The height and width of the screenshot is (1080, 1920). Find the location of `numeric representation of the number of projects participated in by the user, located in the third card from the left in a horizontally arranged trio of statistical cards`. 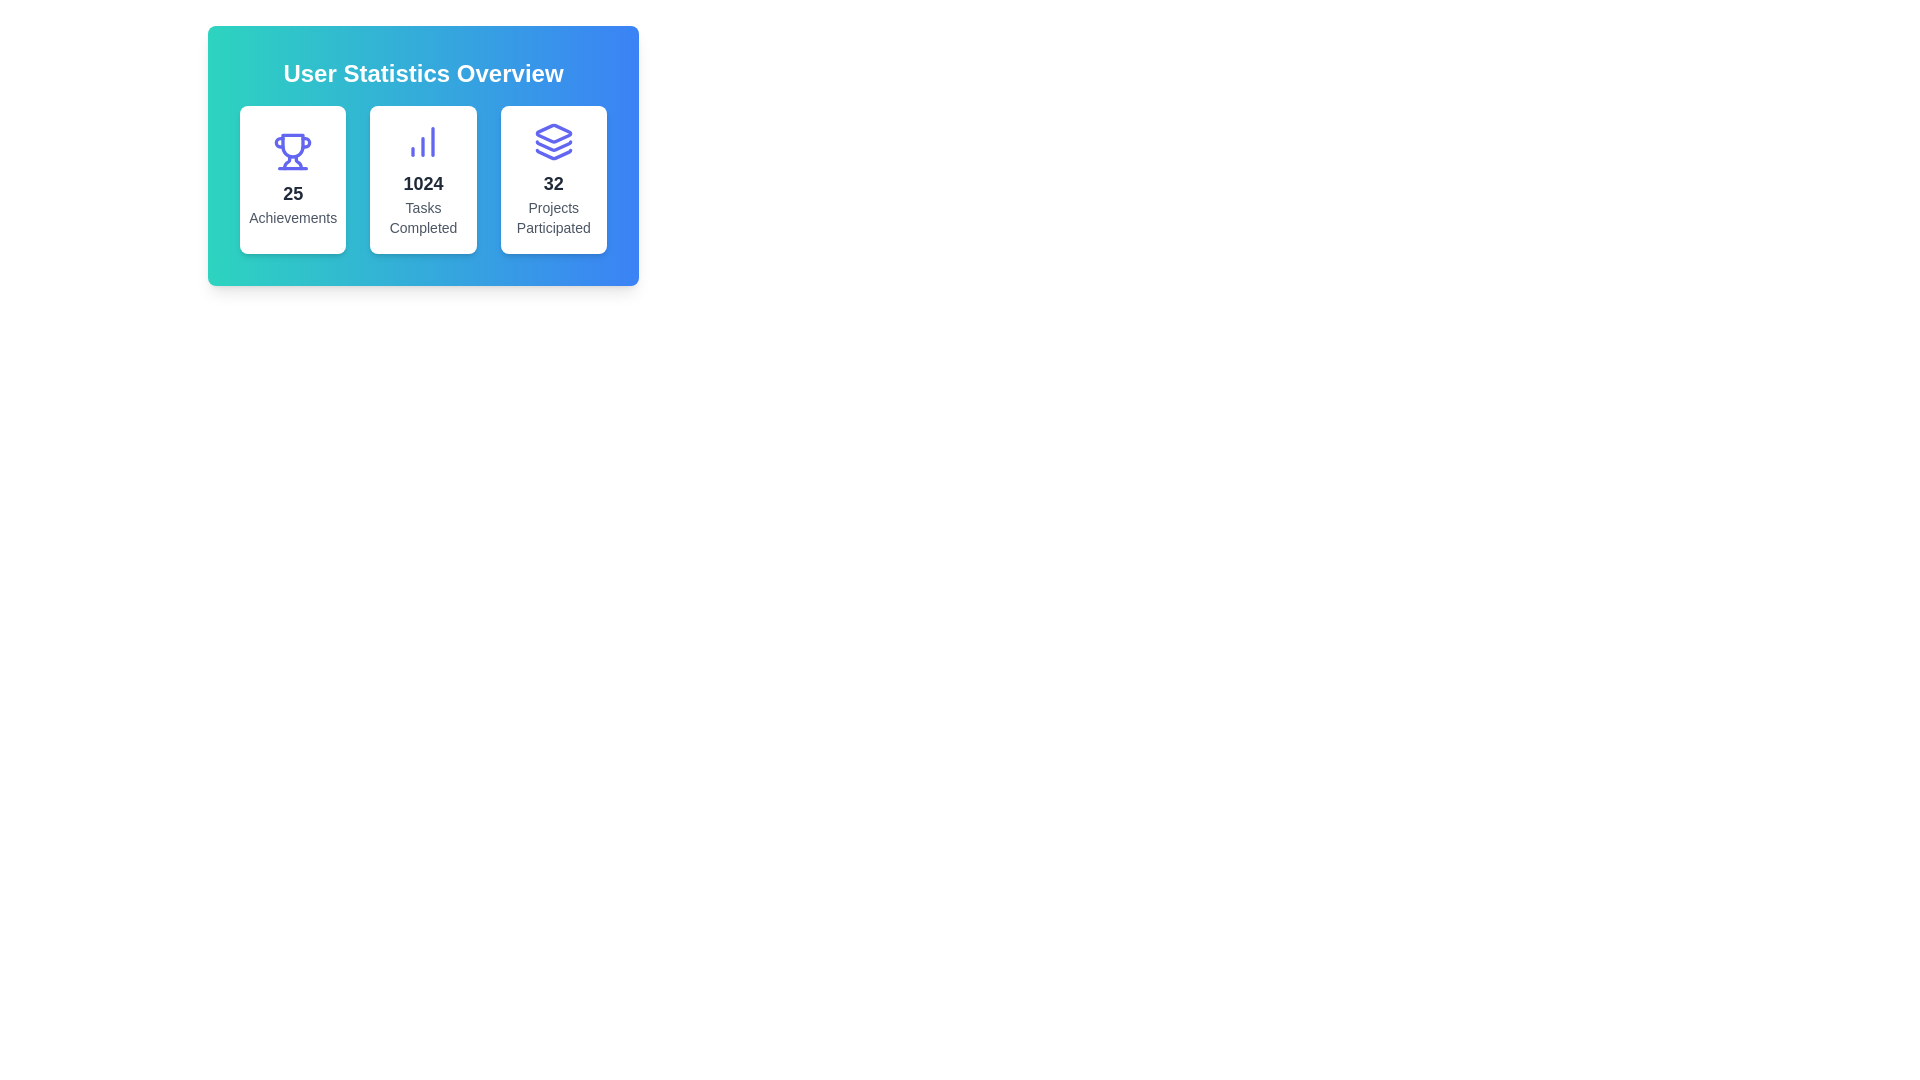

numeric representation of the number of projects participated in by the user, located in the third card from the left in a horizontally arranged trio of statistical cards is located at coordinates (553, 184).